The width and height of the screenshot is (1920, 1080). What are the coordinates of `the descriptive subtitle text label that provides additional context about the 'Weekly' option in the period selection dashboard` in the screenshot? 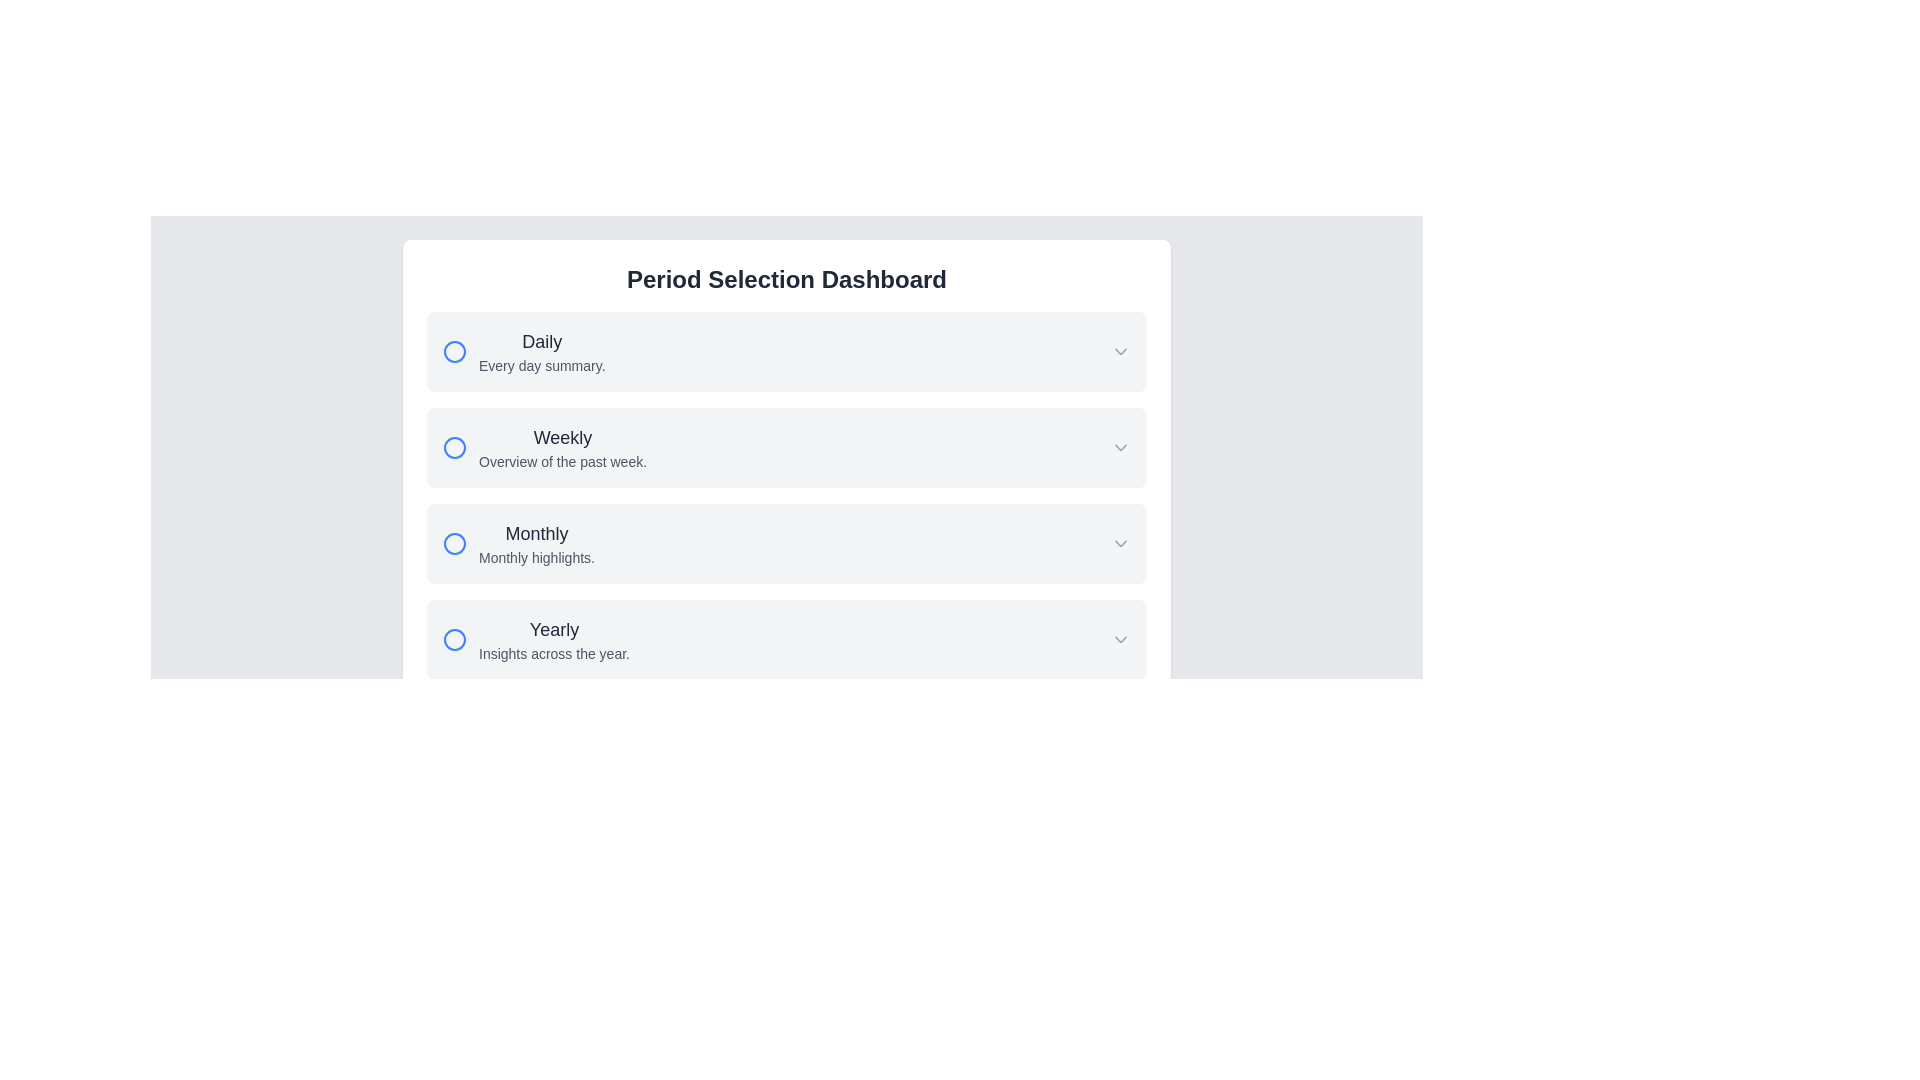 It's located at (561, 462).